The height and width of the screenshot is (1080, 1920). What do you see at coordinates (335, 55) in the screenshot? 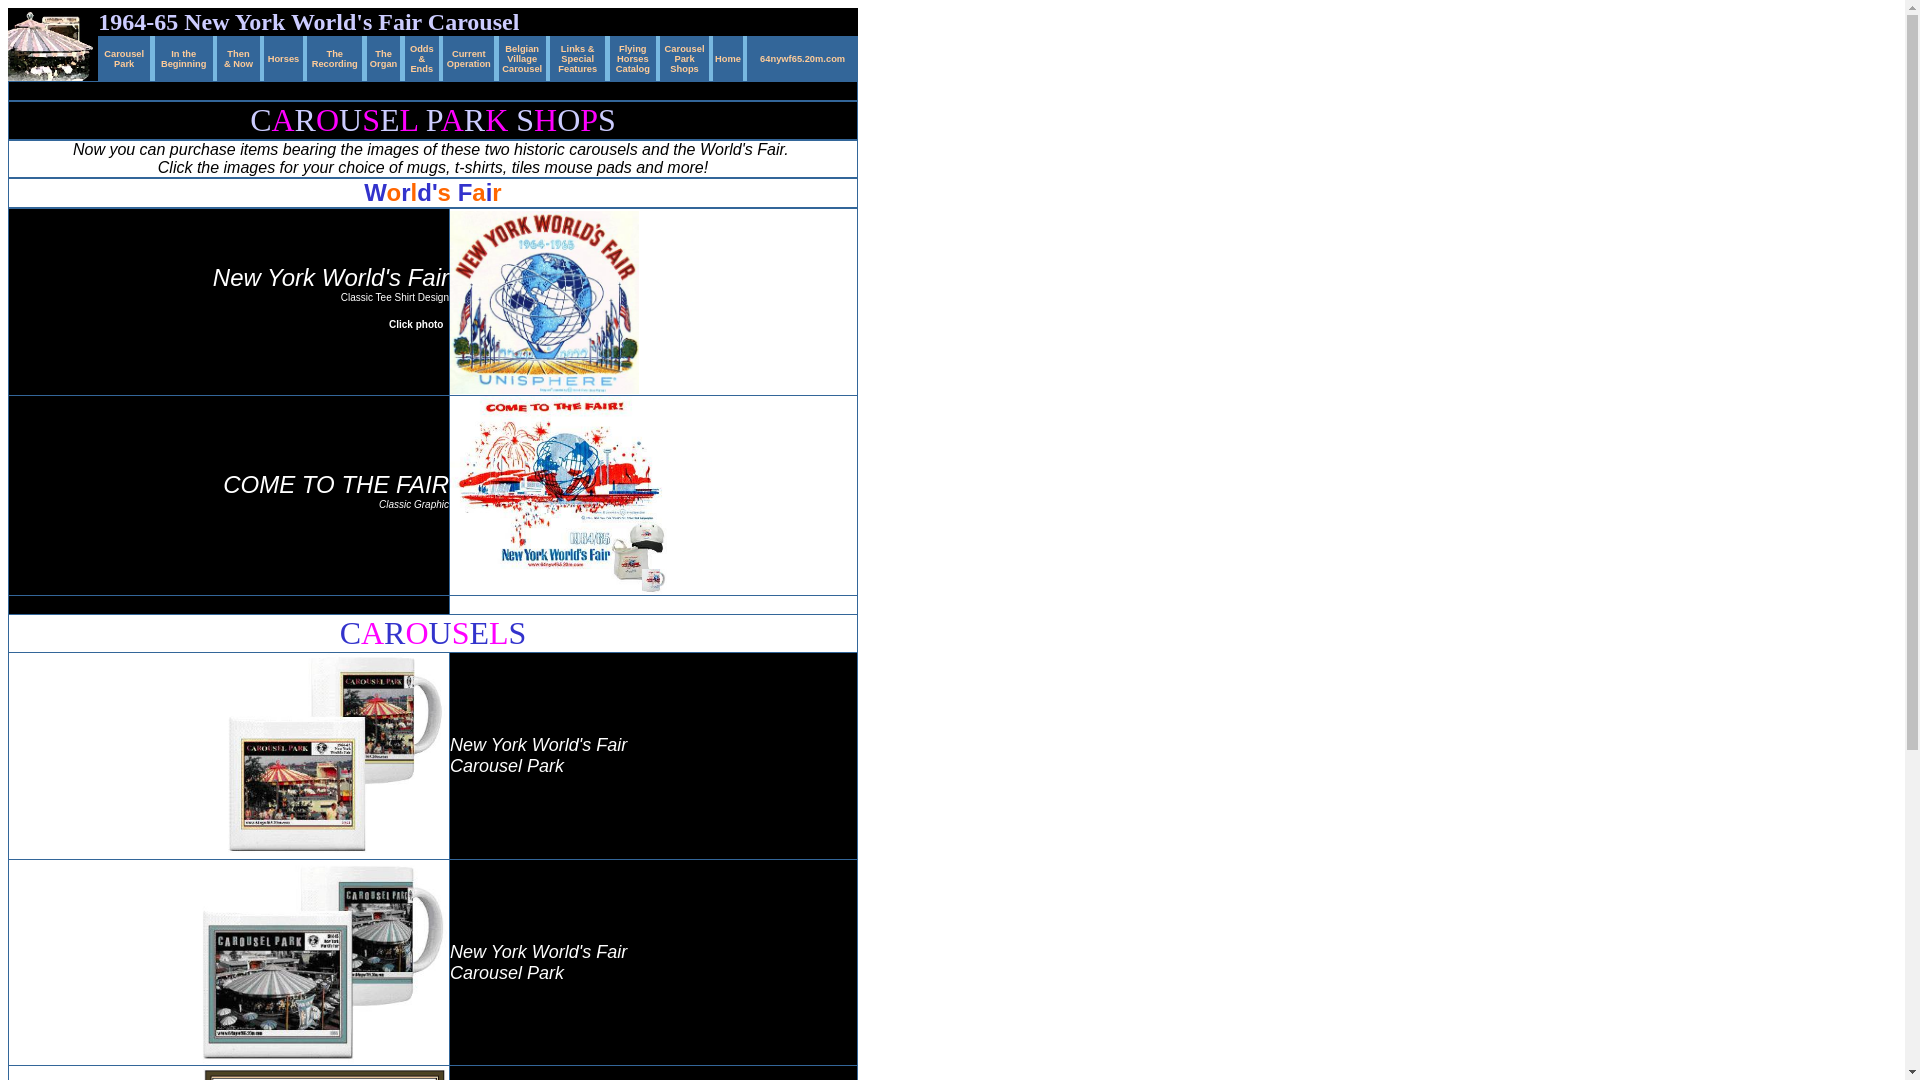
I see `'The` at bounding box center [335, 55].